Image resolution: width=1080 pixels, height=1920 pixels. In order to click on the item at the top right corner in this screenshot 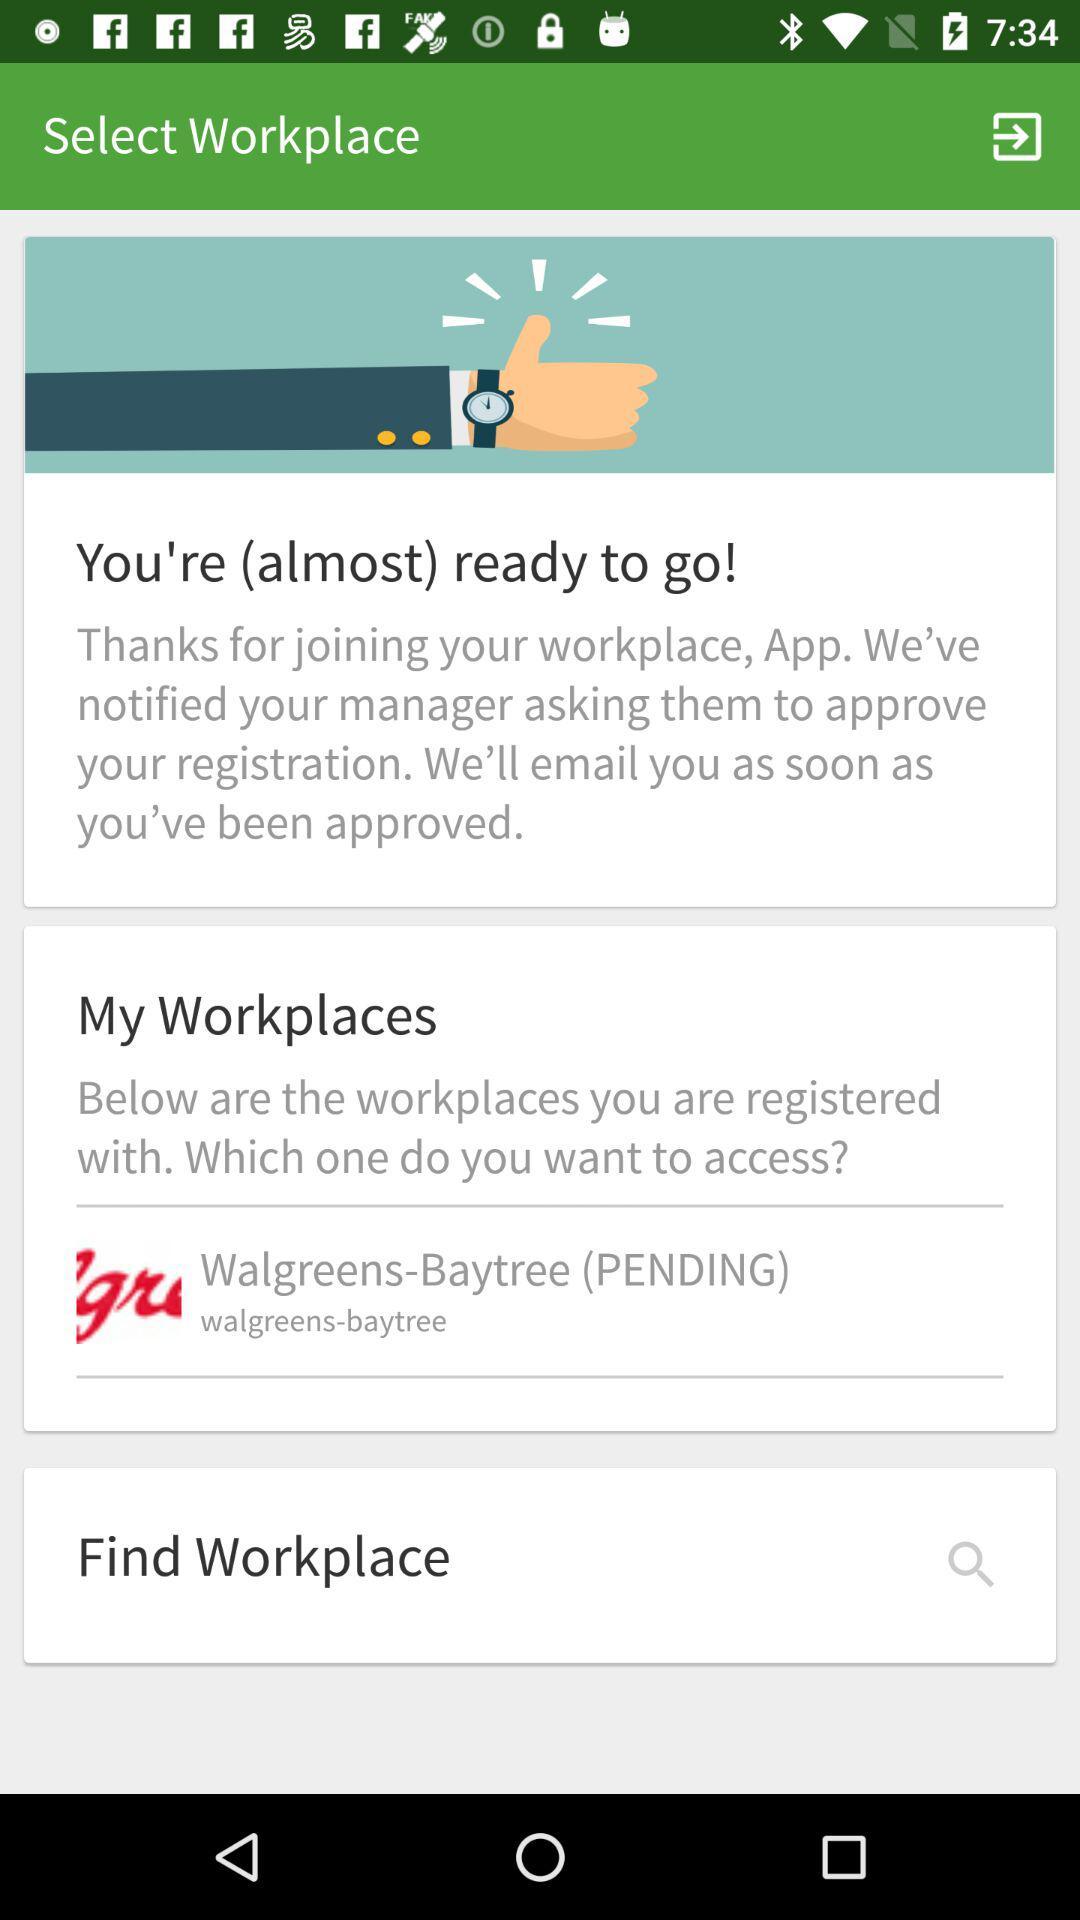, I will do `click(1017, 135)`.